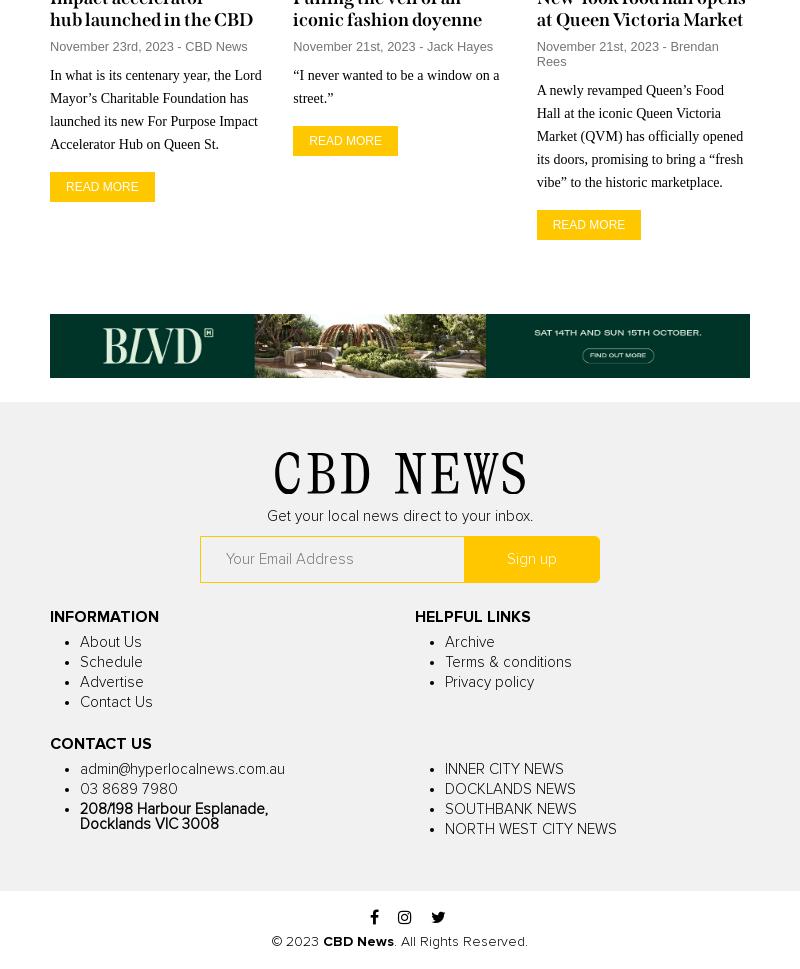 Image resolution: width=800 pixels, height=969 pixels. I want to click on '208/198 Harbour Esplanade,', so click(173, 809).